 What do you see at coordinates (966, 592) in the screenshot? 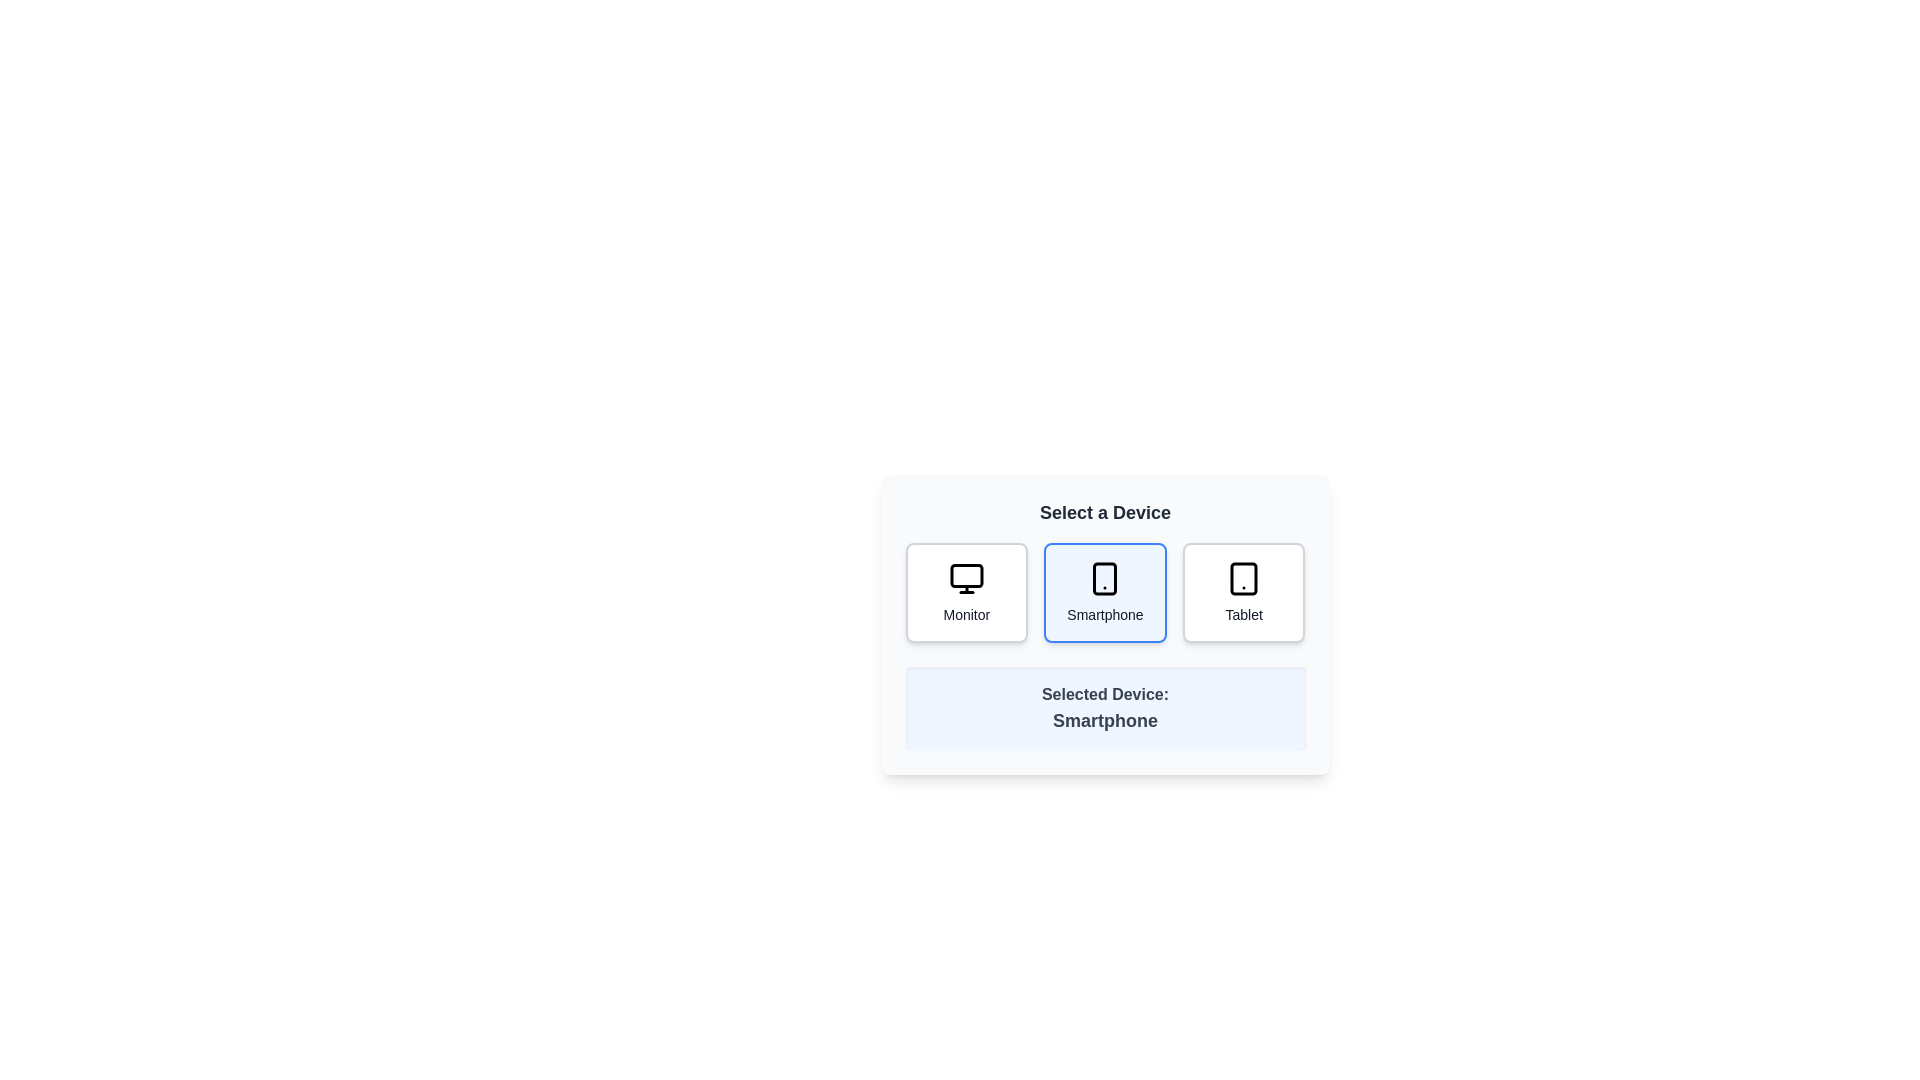
I see `the button corresponding to the device Monitor to select it` at bounding box center [966, 592].